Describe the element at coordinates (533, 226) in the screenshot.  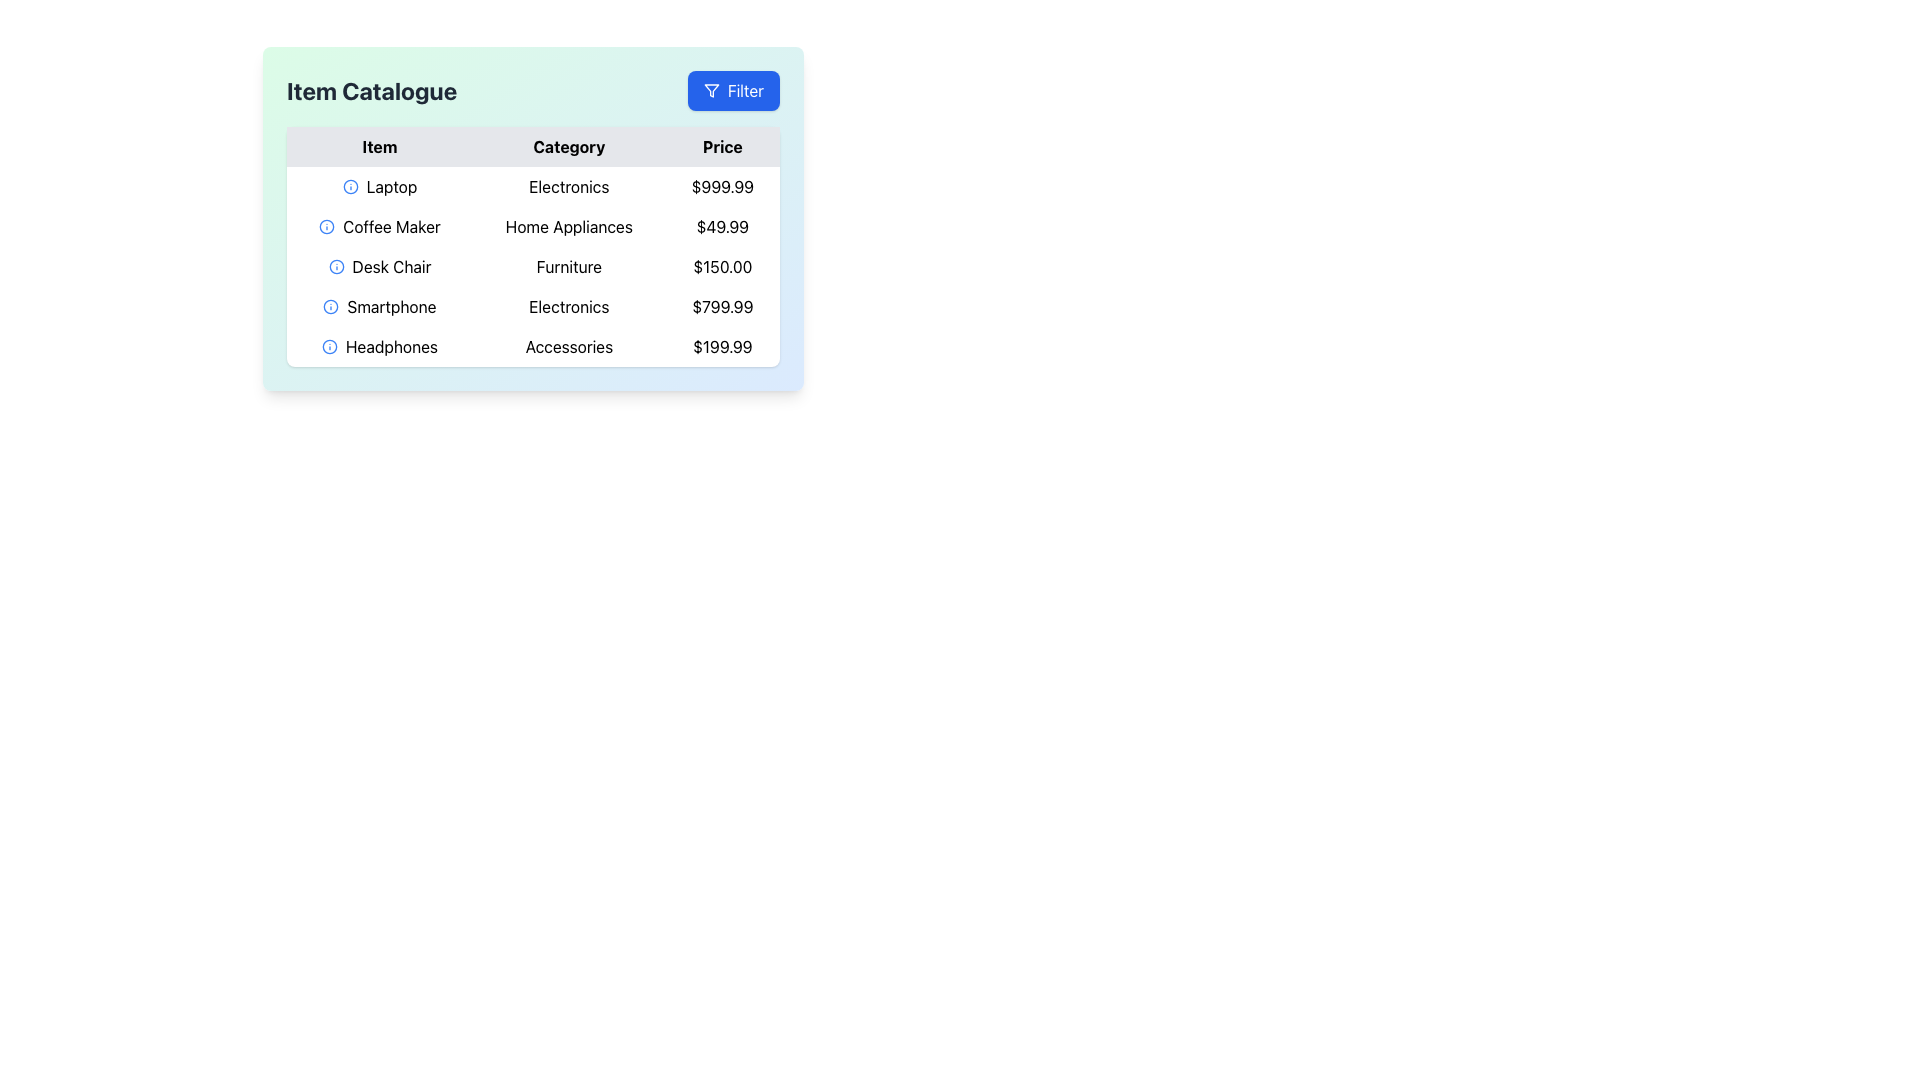
I see `the second row of the 'Item Catalogue' table` at that location.